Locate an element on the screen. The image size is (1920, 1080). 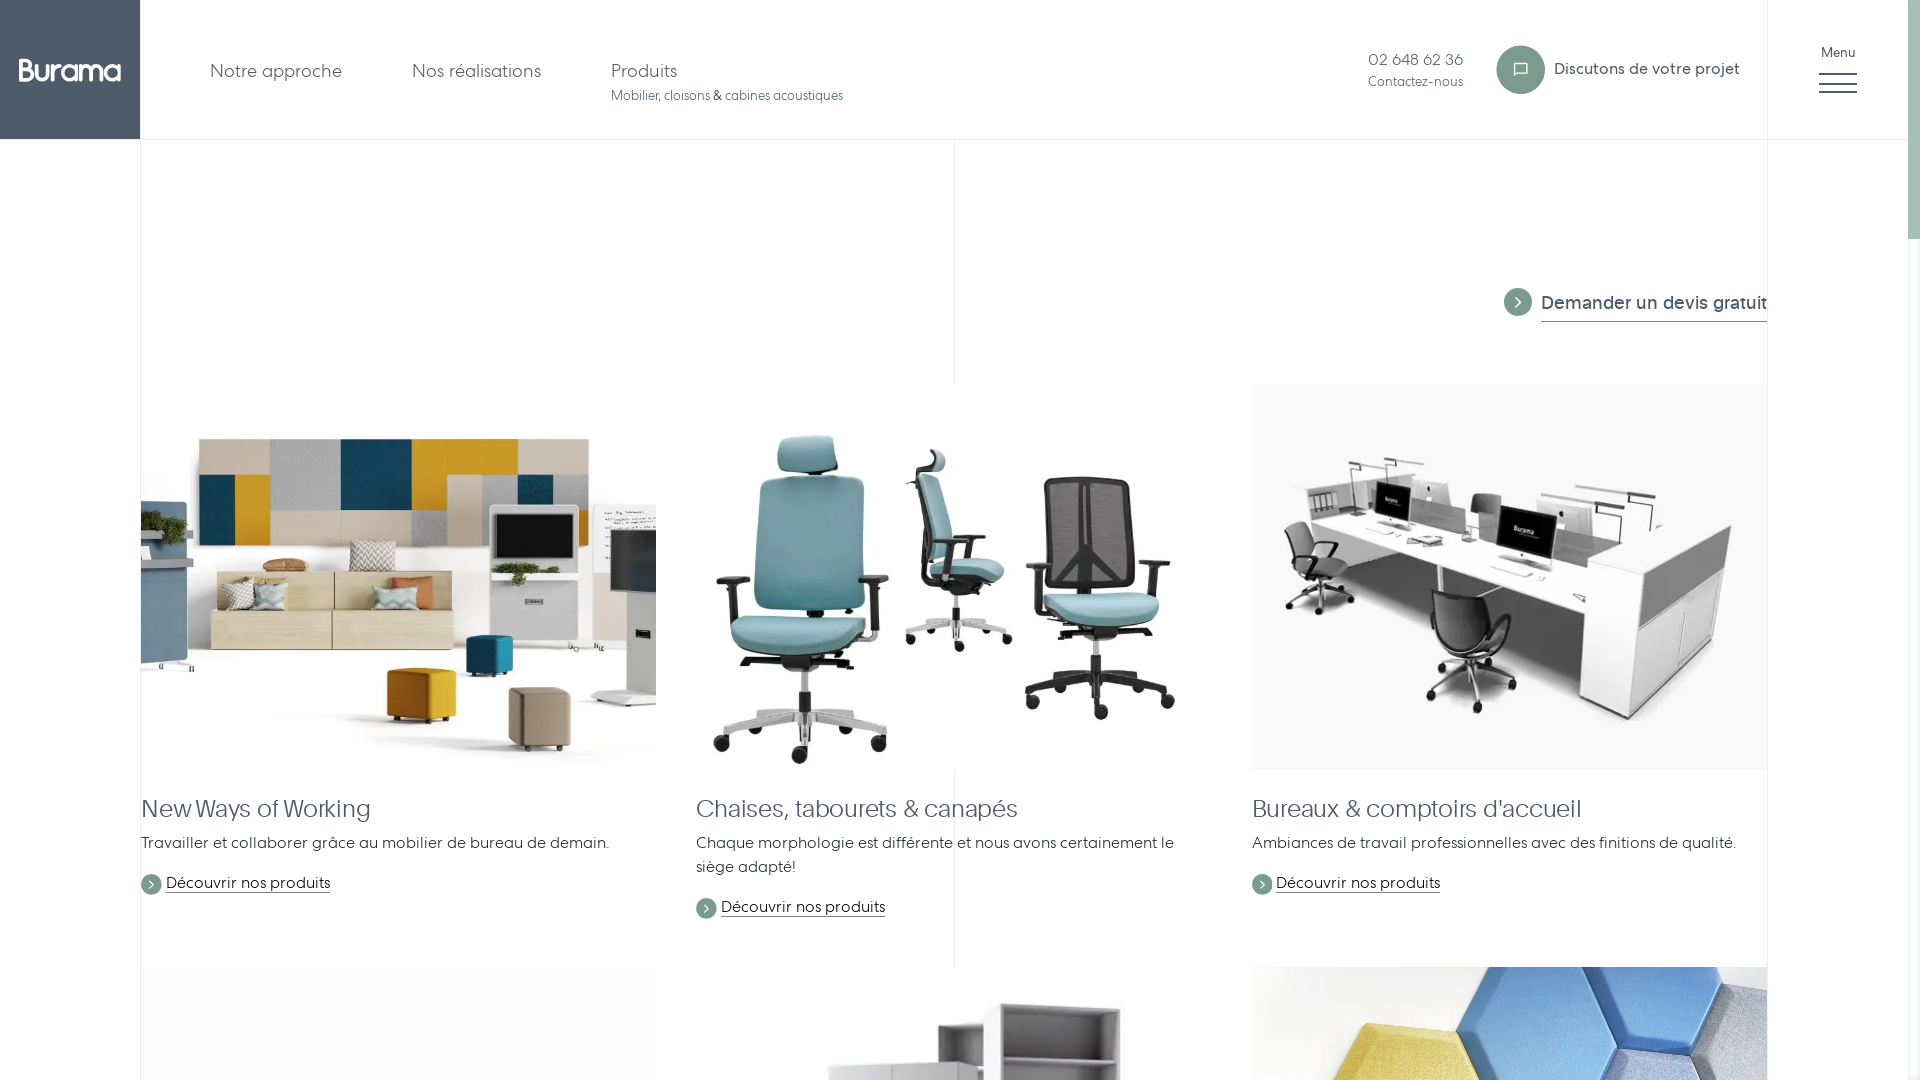
'02 648 62 36' is located at coordinates (1414, 58).